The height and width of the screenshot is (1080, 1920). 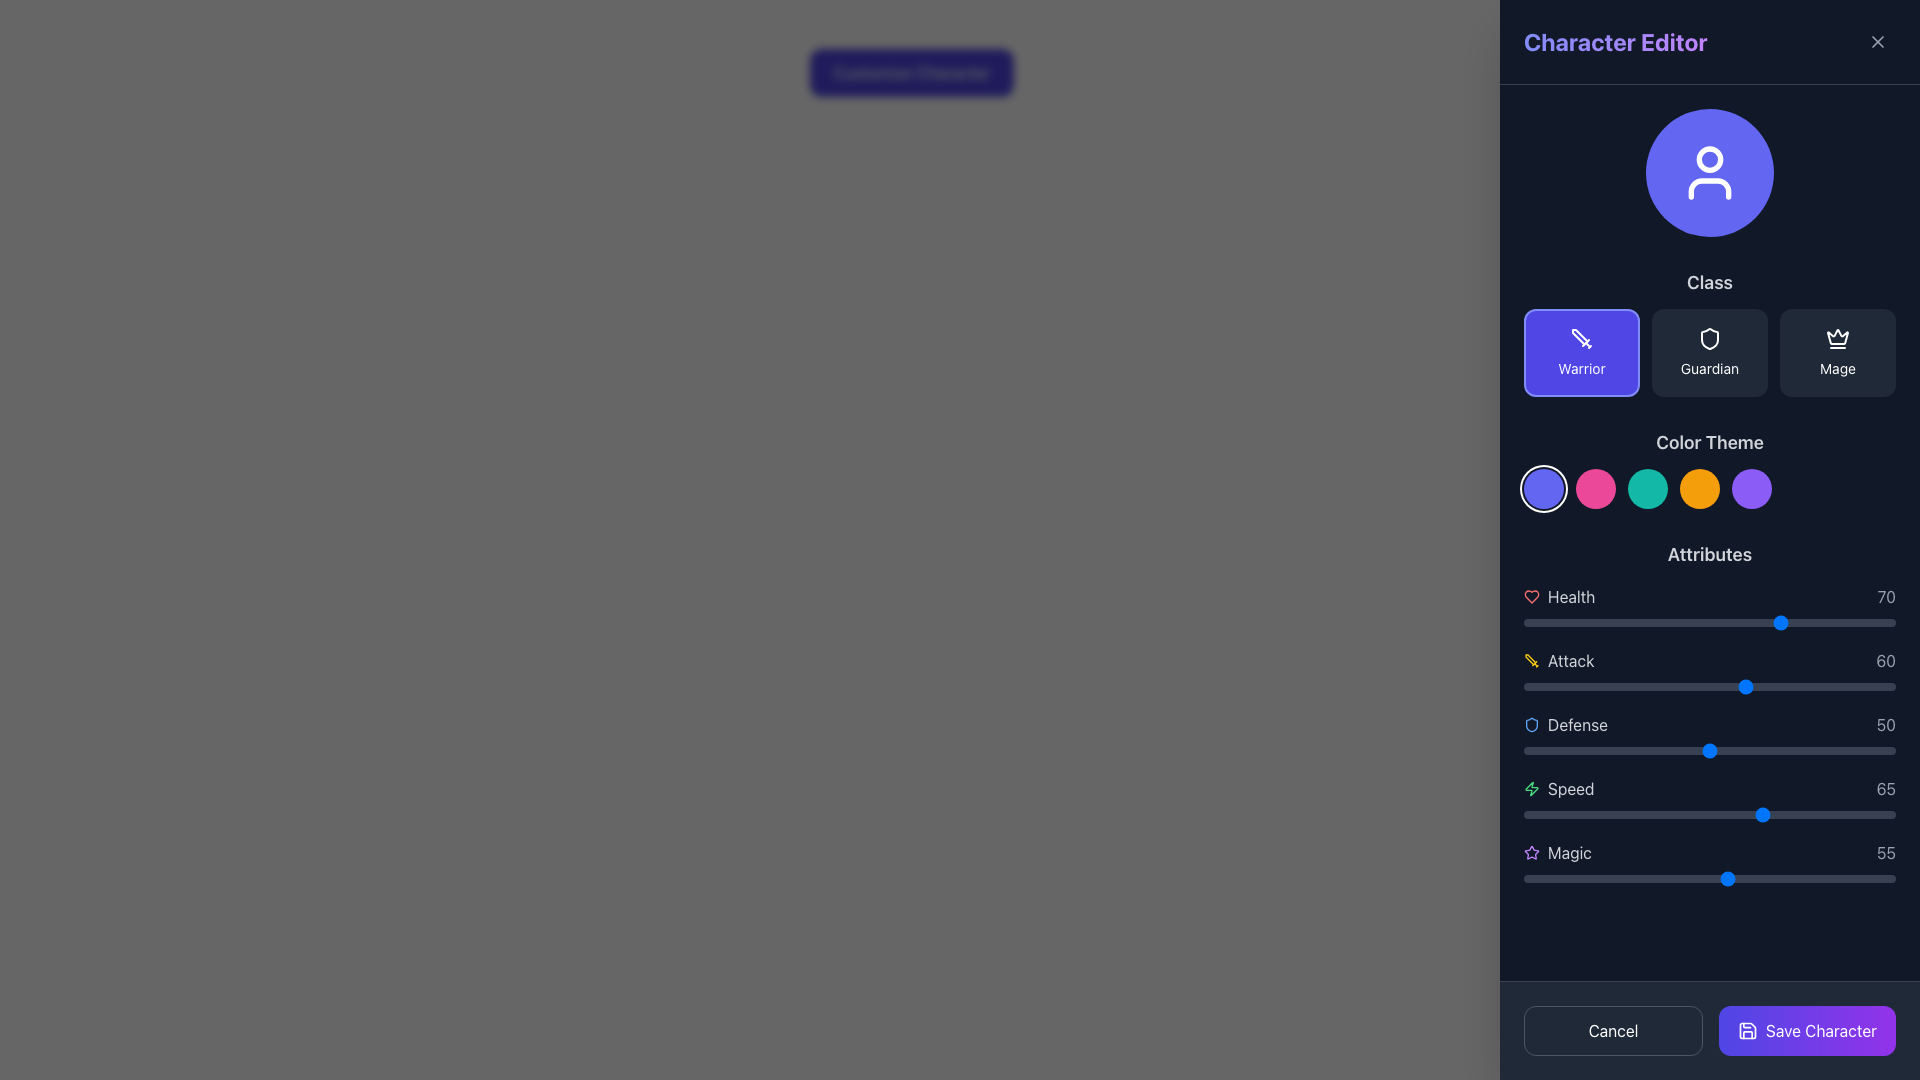 What do you see at coordinates (1698, 489) in the screenshot?
I see `the fourth circular orange button under the 'Color Theme' section in the 'Character Editor' panel` at bounding box center [1698, 489].